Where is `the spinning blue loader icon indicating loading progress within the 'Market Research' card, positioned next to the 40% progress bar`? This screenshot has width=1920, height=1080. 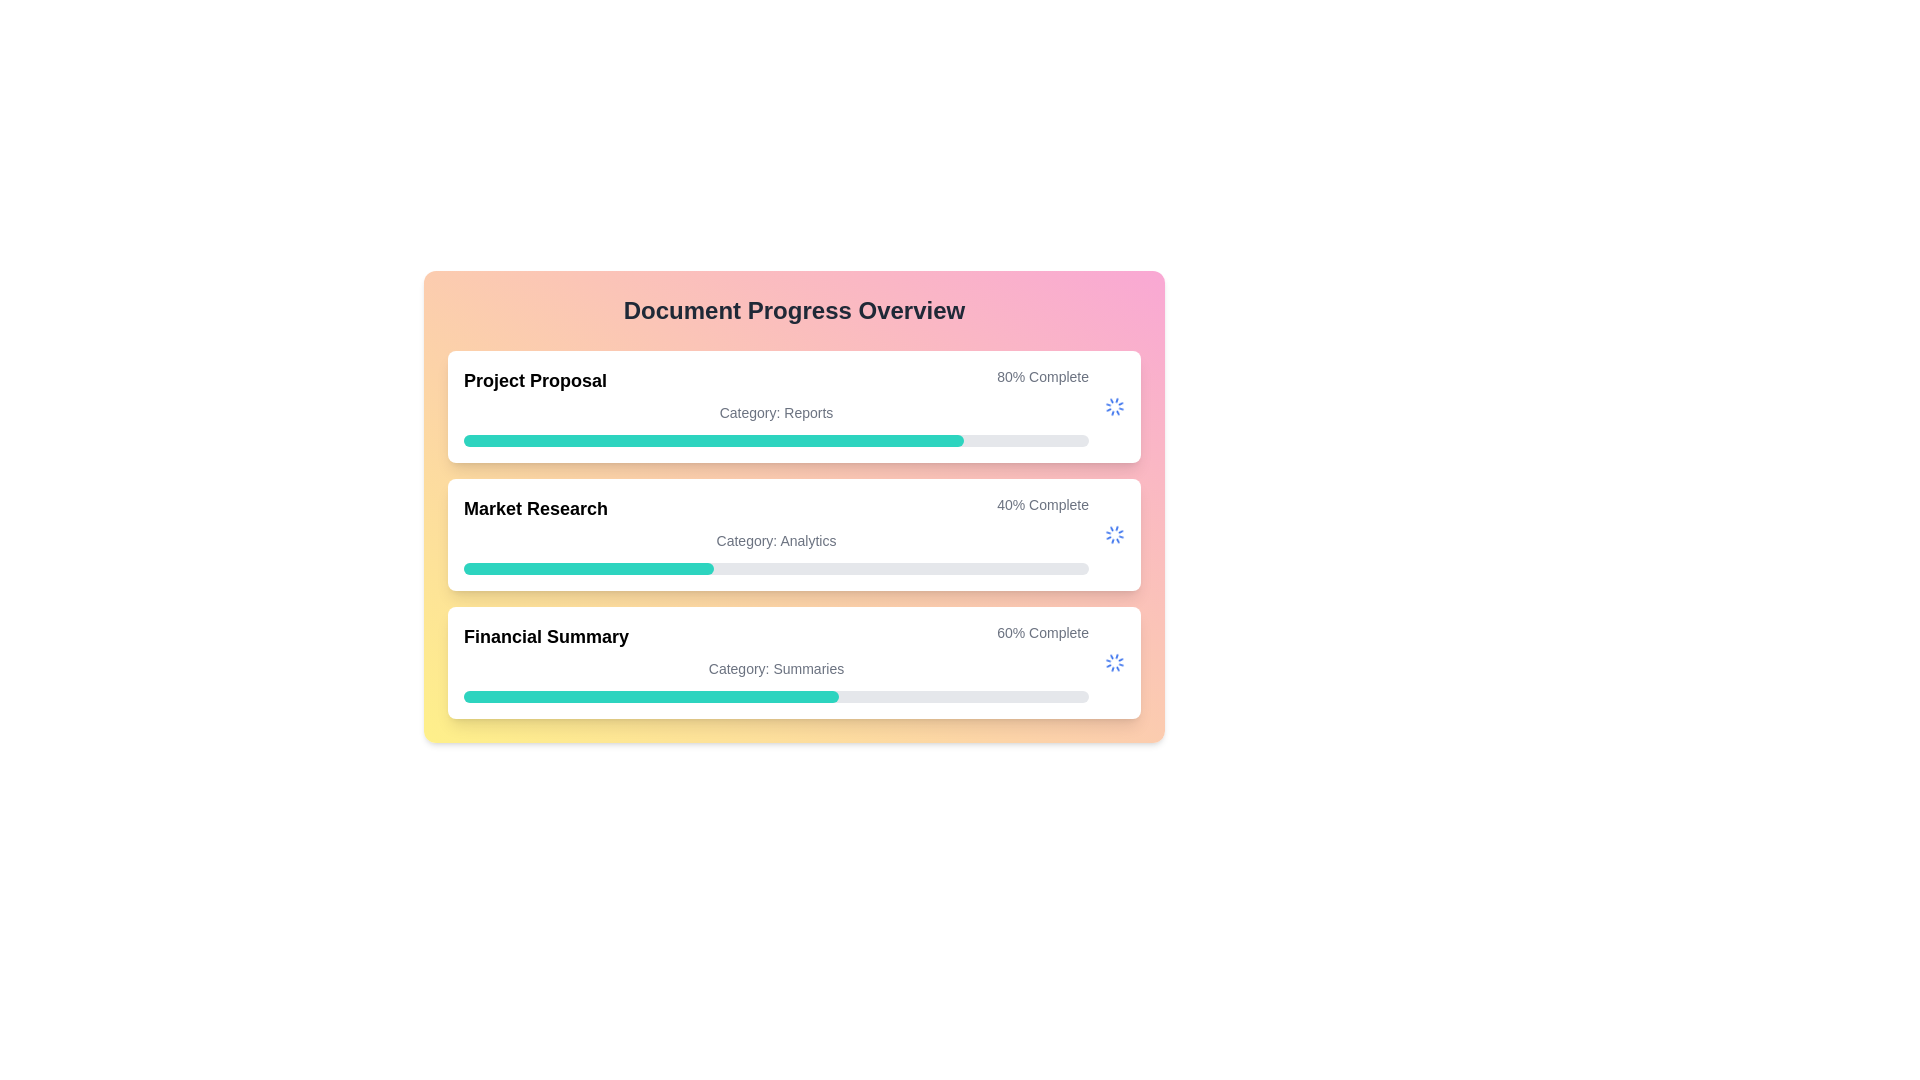 the spinning blue loader icon indicating loading progress within the 'Market Research' card, positioned next to the 40% progress bar is located at coordinates (1113, 534).